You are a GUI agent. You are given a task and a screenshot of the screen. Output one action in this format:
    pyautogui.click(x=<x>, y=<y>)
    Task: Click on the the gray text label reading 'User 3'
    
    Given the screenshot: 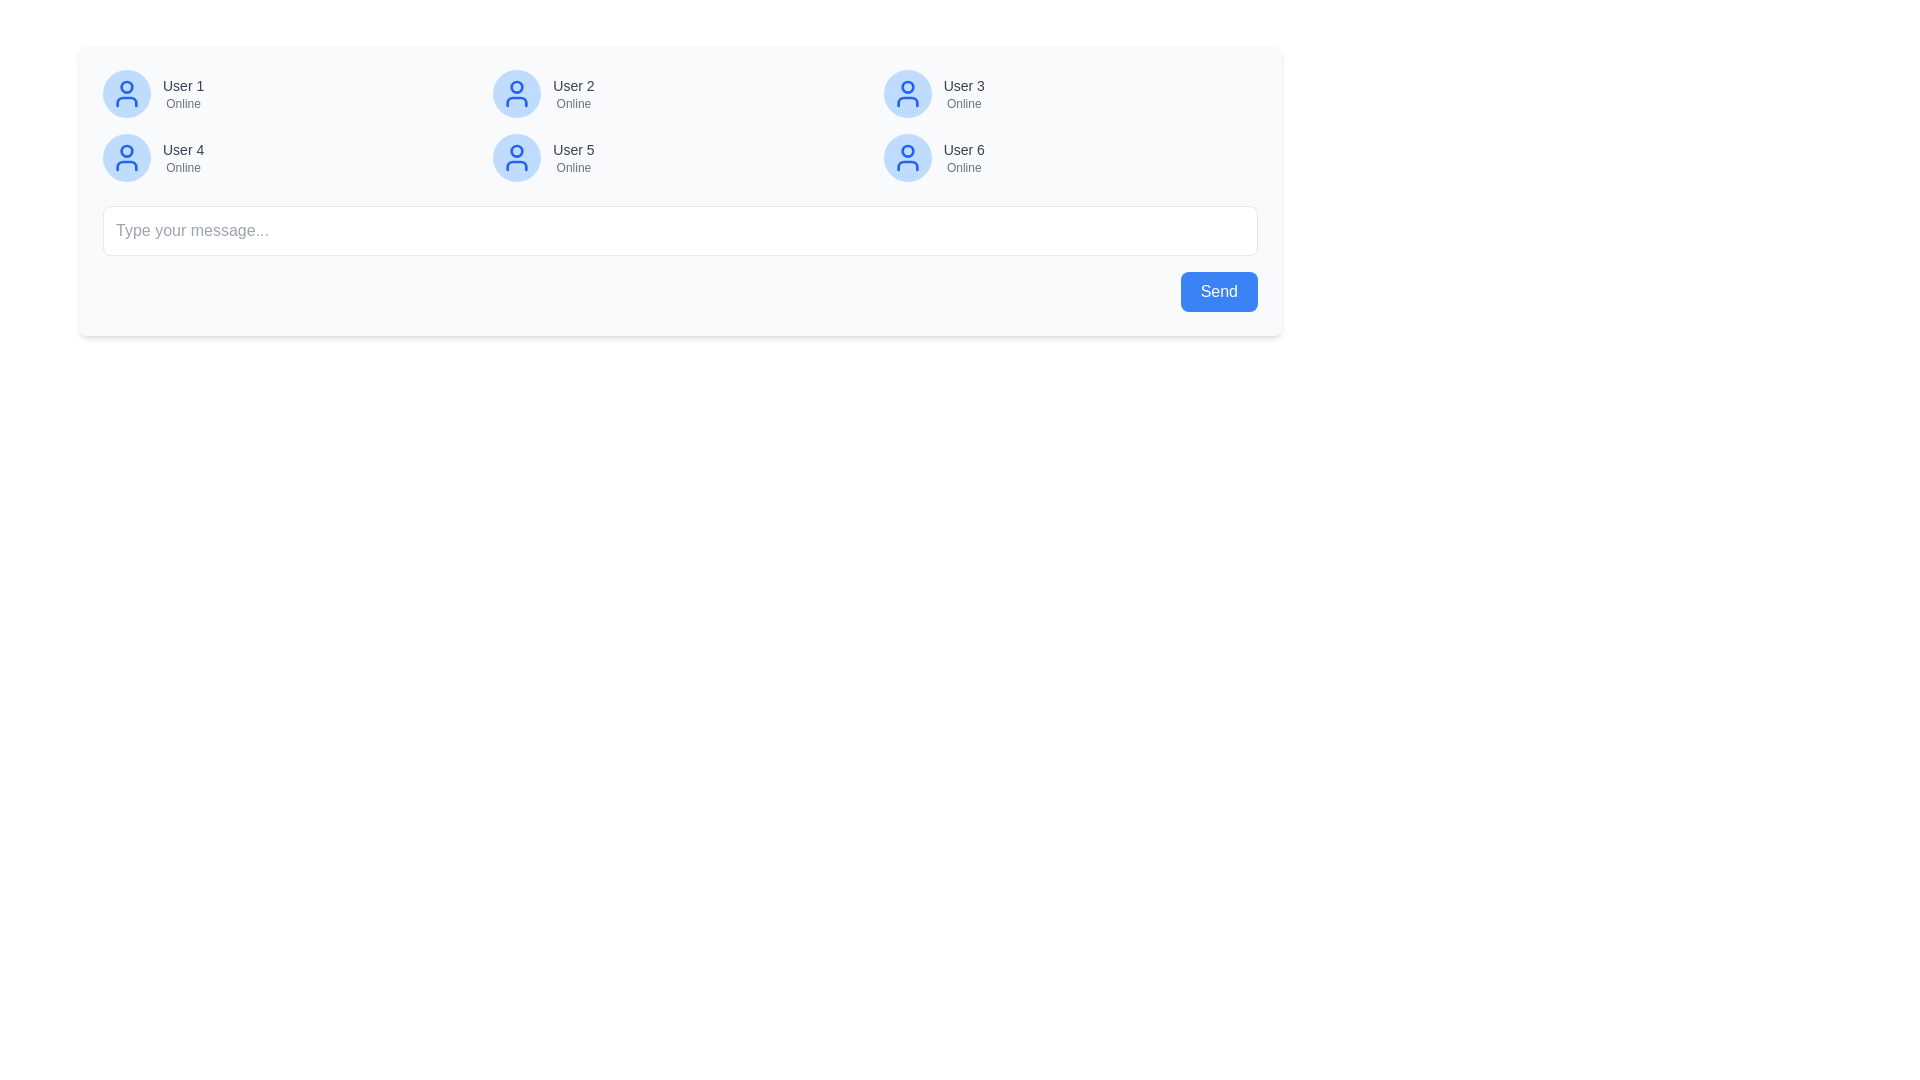 What is the action you would take?
    pyautogui.click(x=964, y=84)
    